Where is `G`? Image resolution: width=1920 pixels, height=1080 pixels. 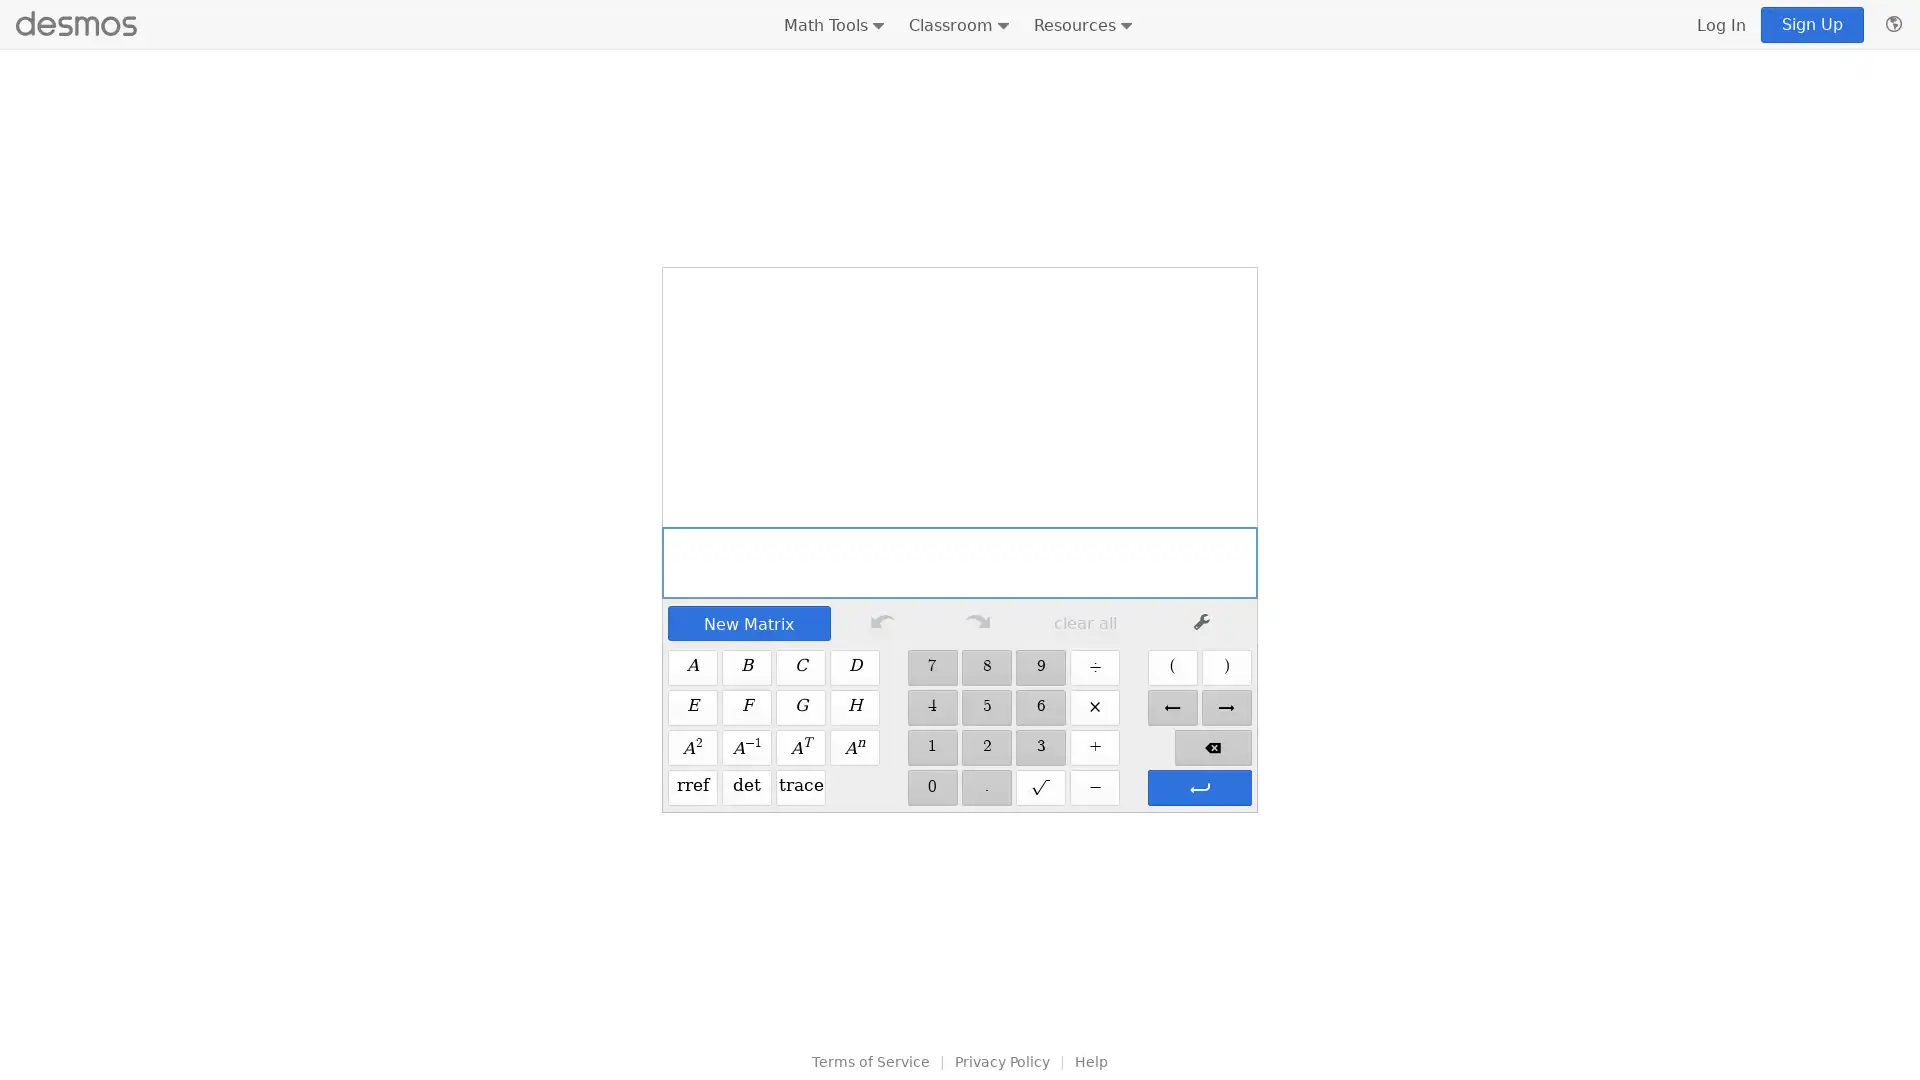 G is located at coordinates (801, 707).